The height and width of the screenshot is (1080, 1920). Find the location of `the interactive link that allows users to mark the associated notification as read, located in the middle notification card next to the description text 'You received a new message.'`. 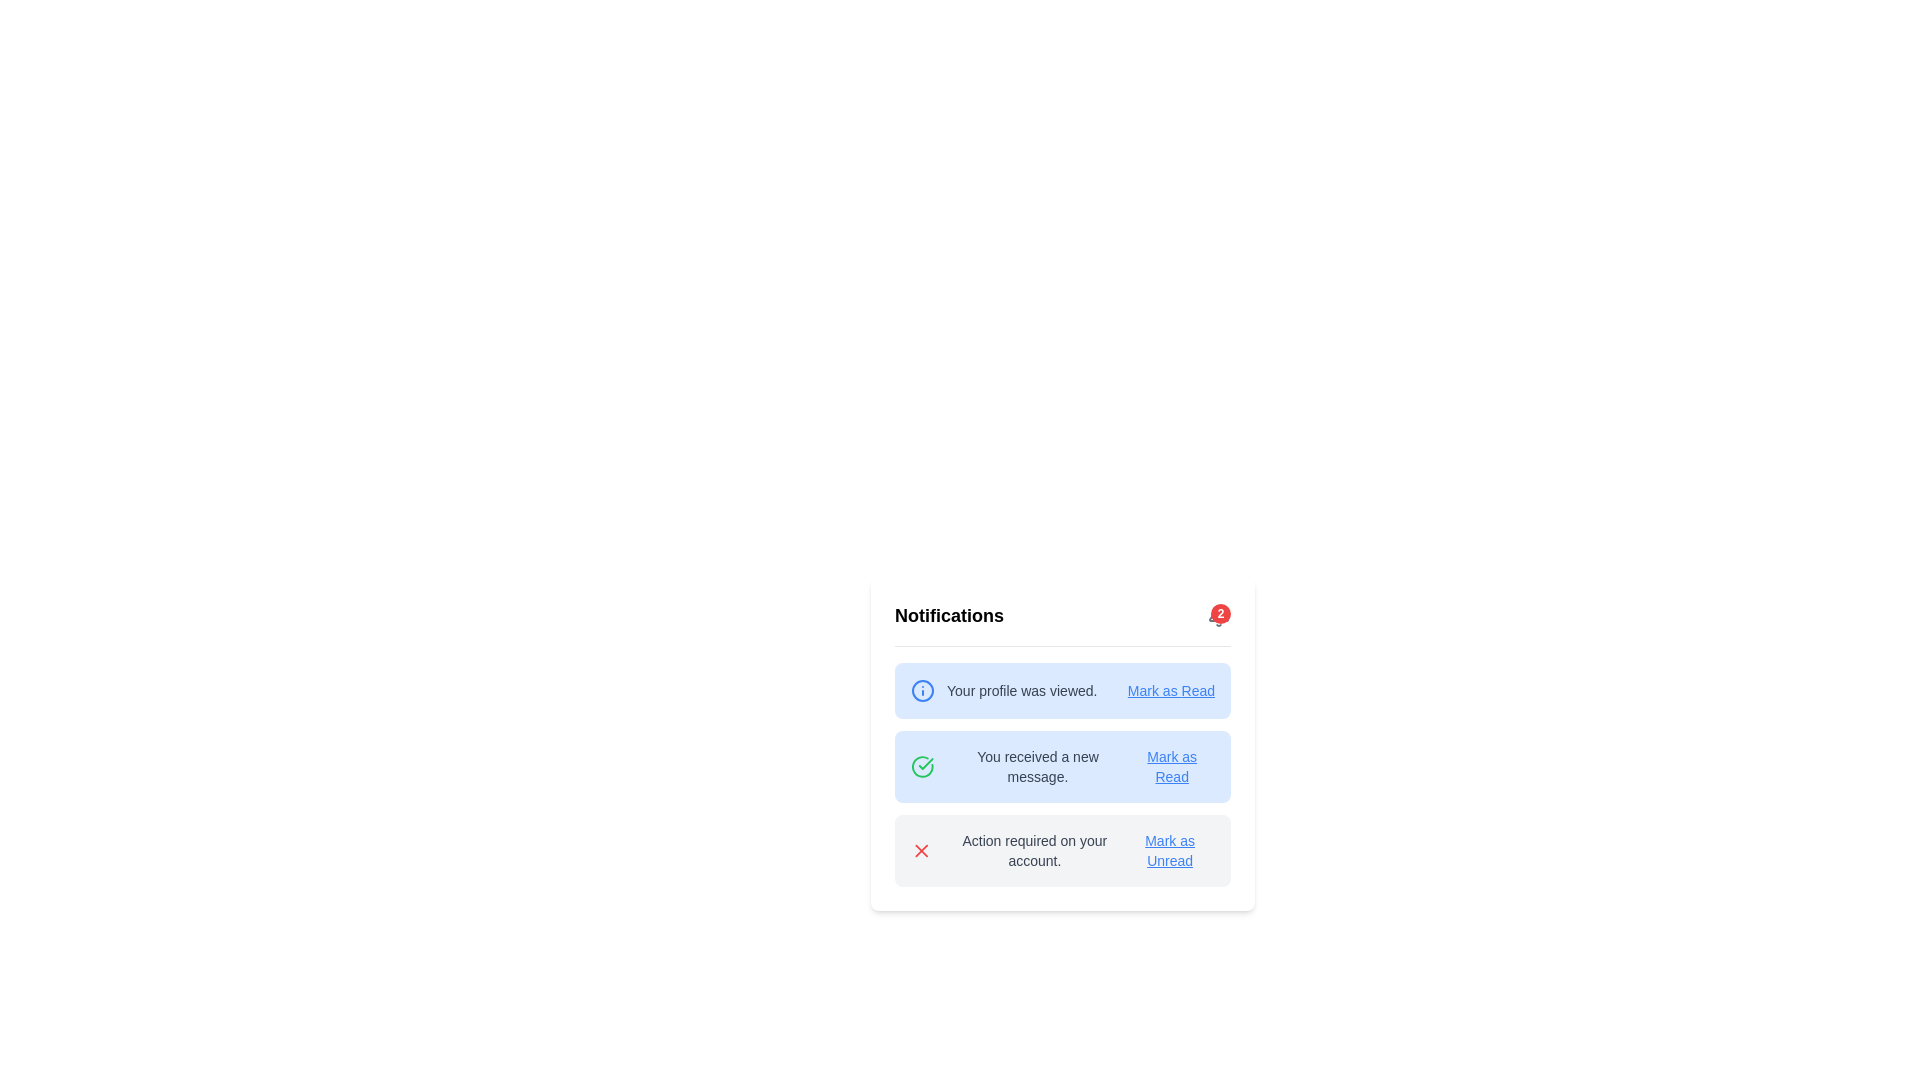

the interactive link that allows users to mark the associated notification as read, located in the middle notification card next to the description text 'You received a new message.' is located at coordinates (1172, 766).